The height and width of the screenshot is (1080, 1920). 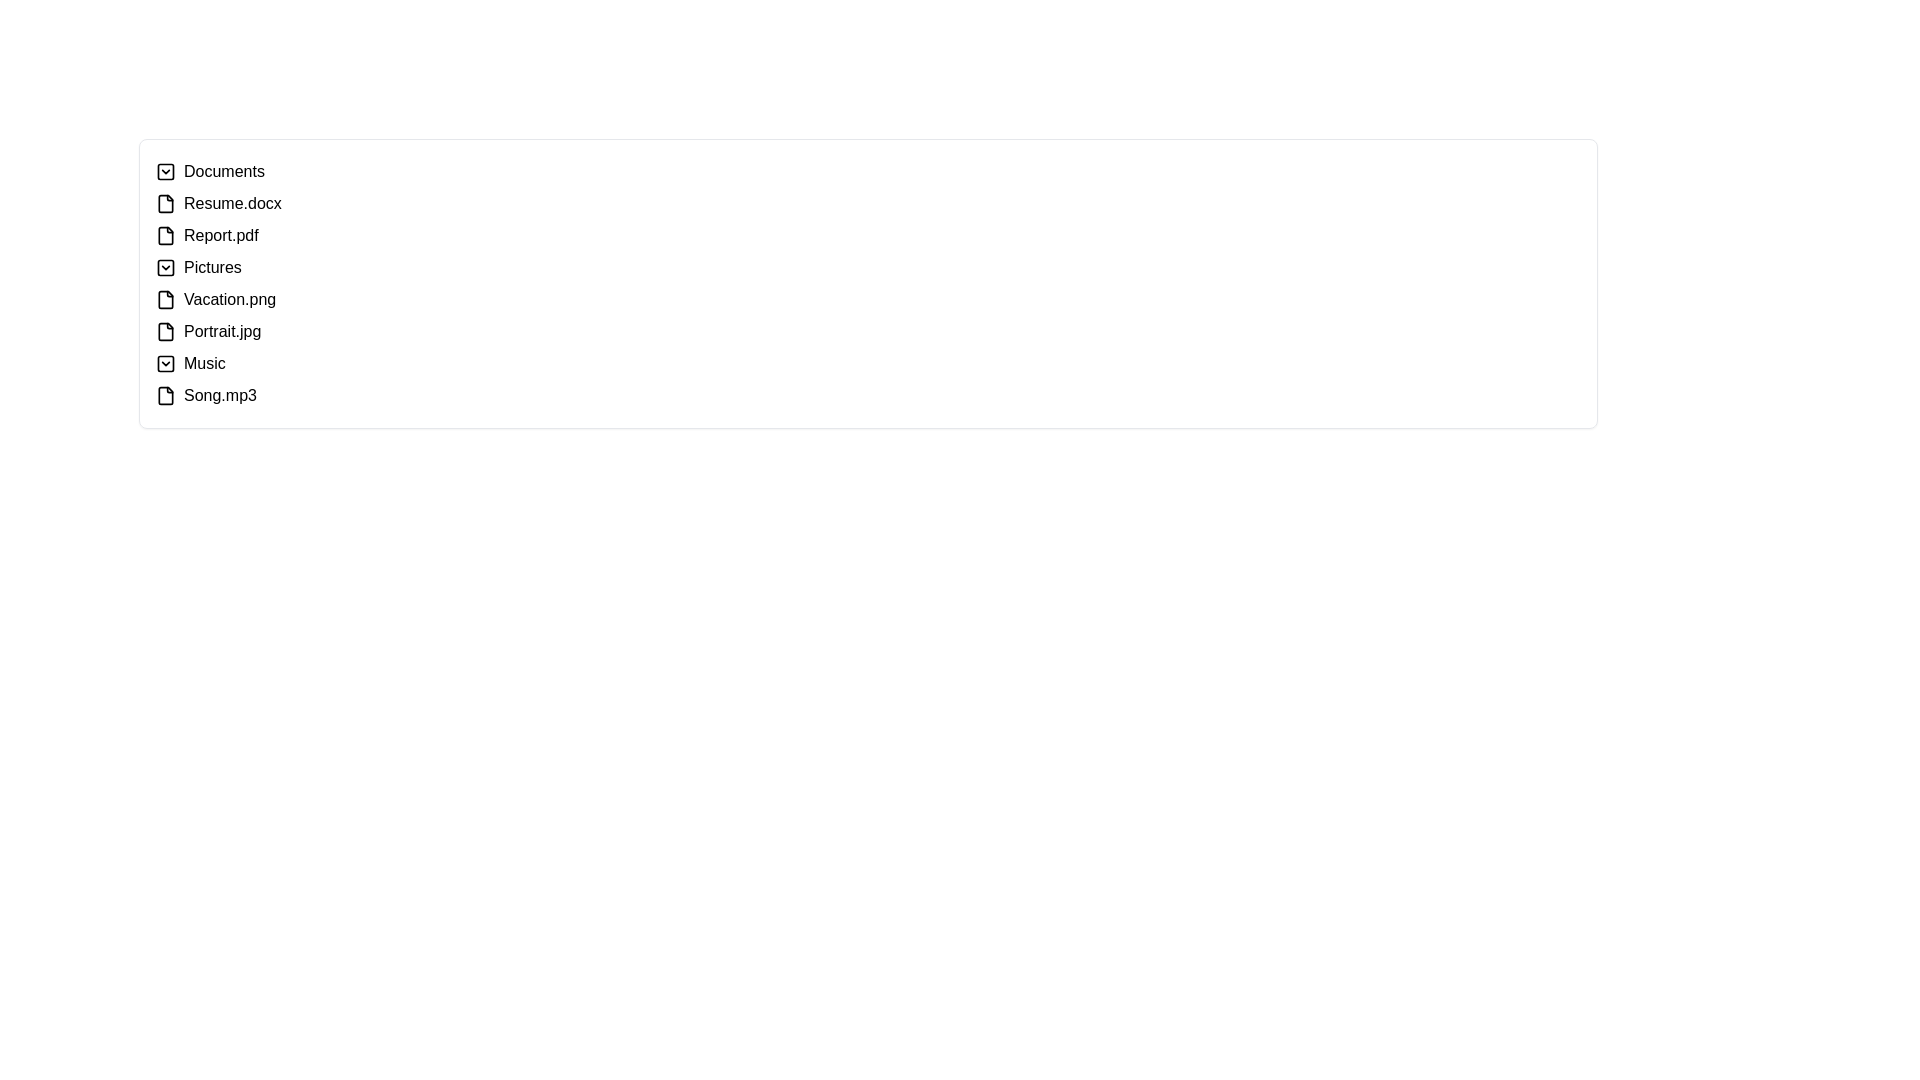 What do you see at coordinates (221, 234) in the screenshot?
I see `the text label for the file named 'Report.pdf'` at bounding box center [221, 234].